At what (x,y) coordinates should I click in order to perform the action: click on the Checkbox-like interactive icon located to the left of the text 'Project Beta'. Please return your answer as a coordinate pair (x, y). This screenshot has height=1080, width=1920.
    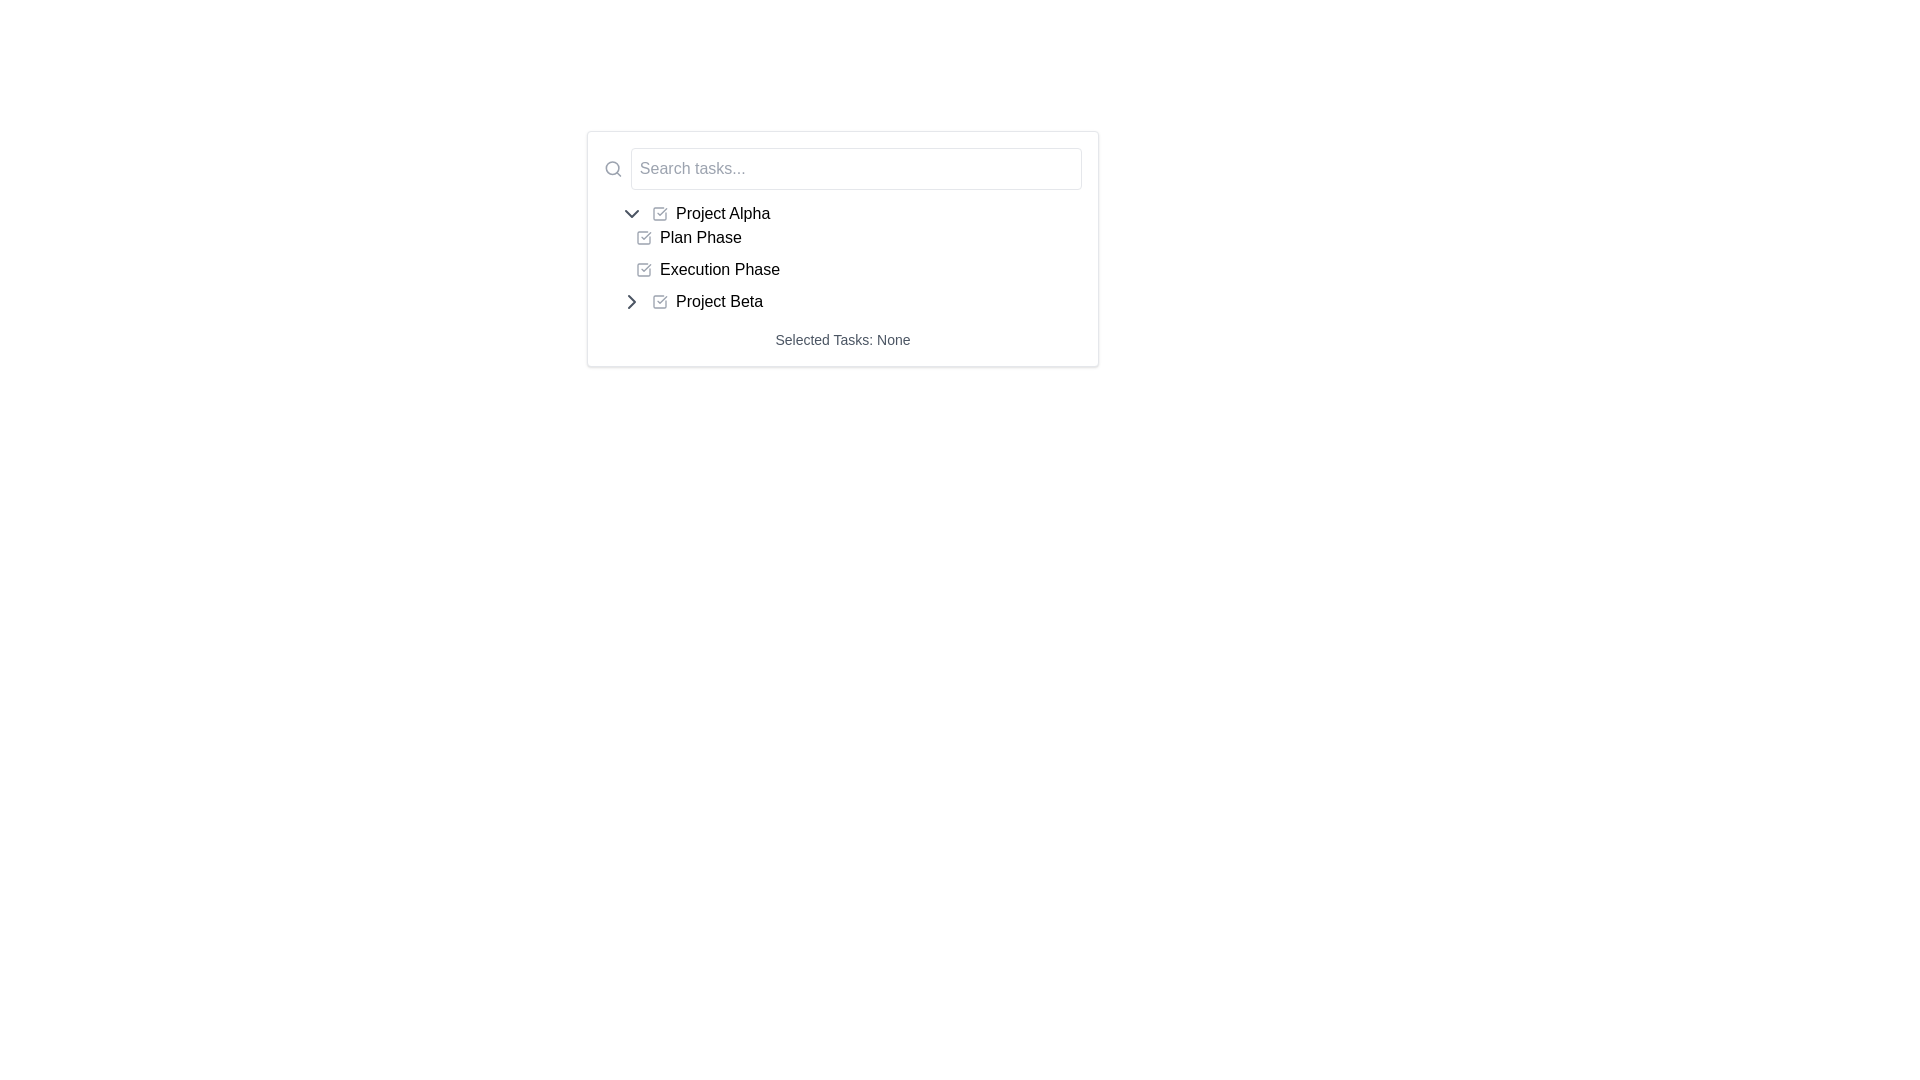
    Looking at the image, I should click on (660, 301).